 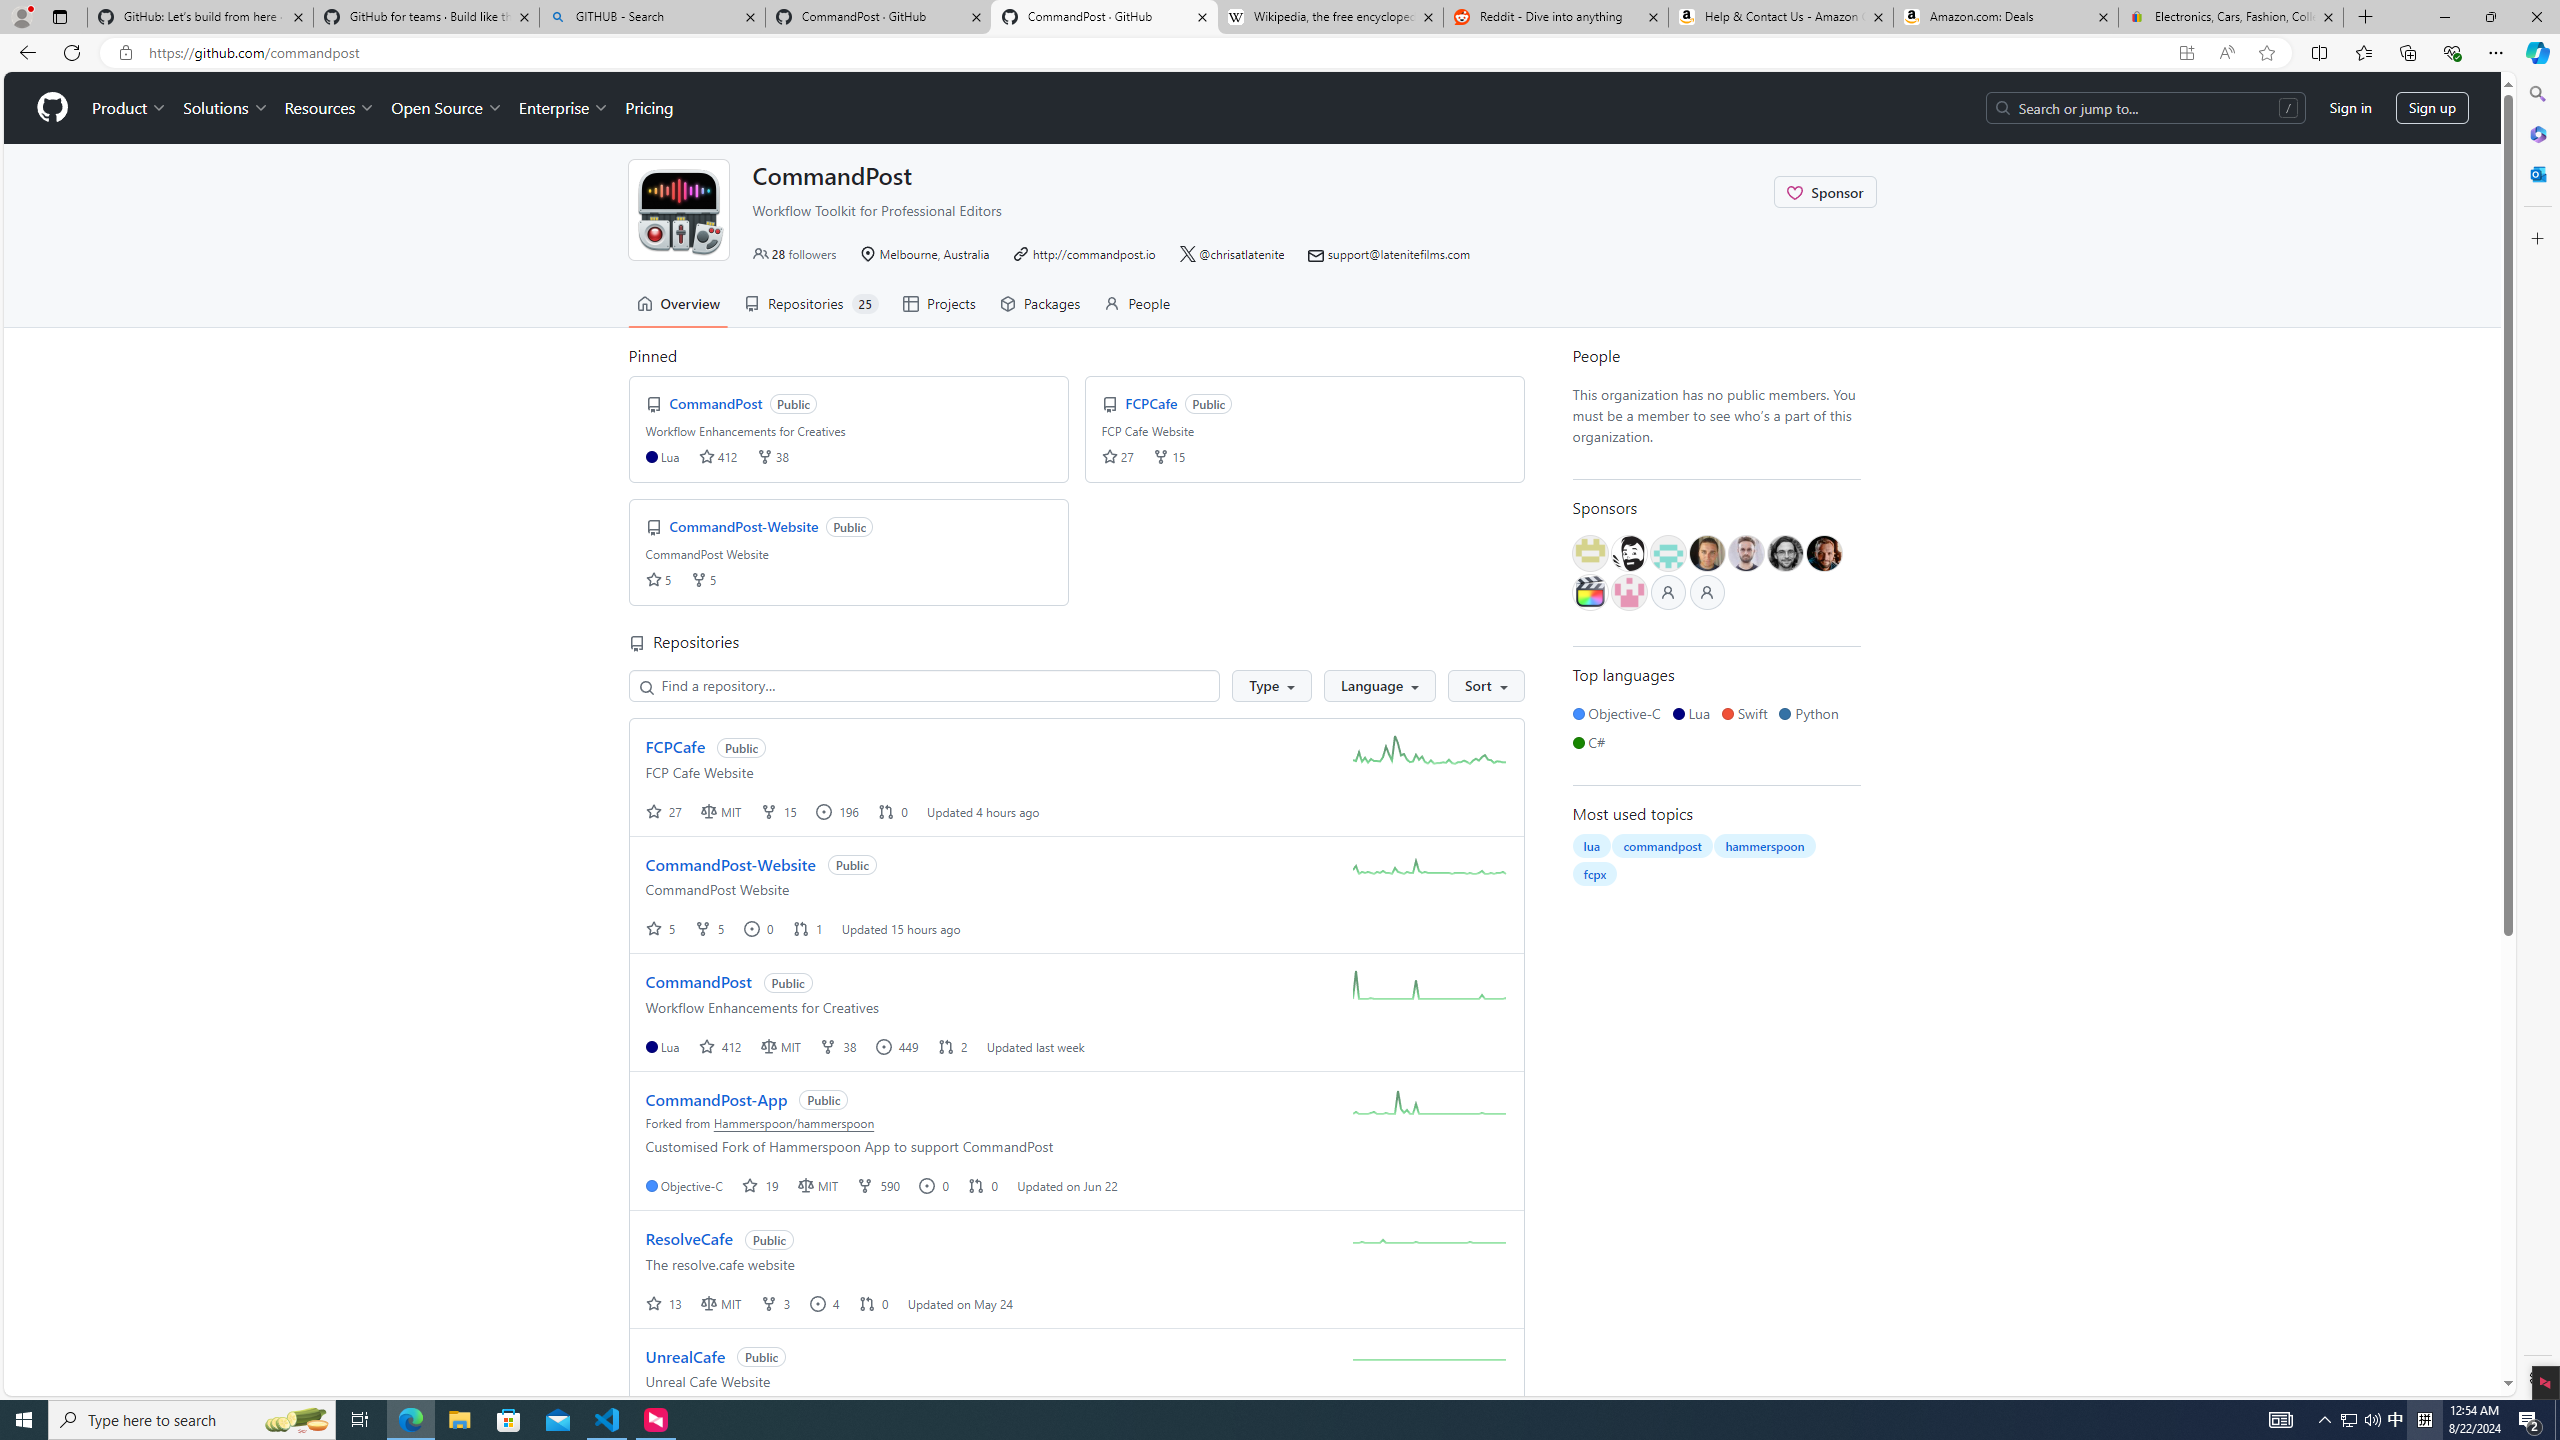 What do you see at coordinates (1784, 552) in the screenshot?
I see `'@florian-duffe'` at bounding box center [1784, 552].